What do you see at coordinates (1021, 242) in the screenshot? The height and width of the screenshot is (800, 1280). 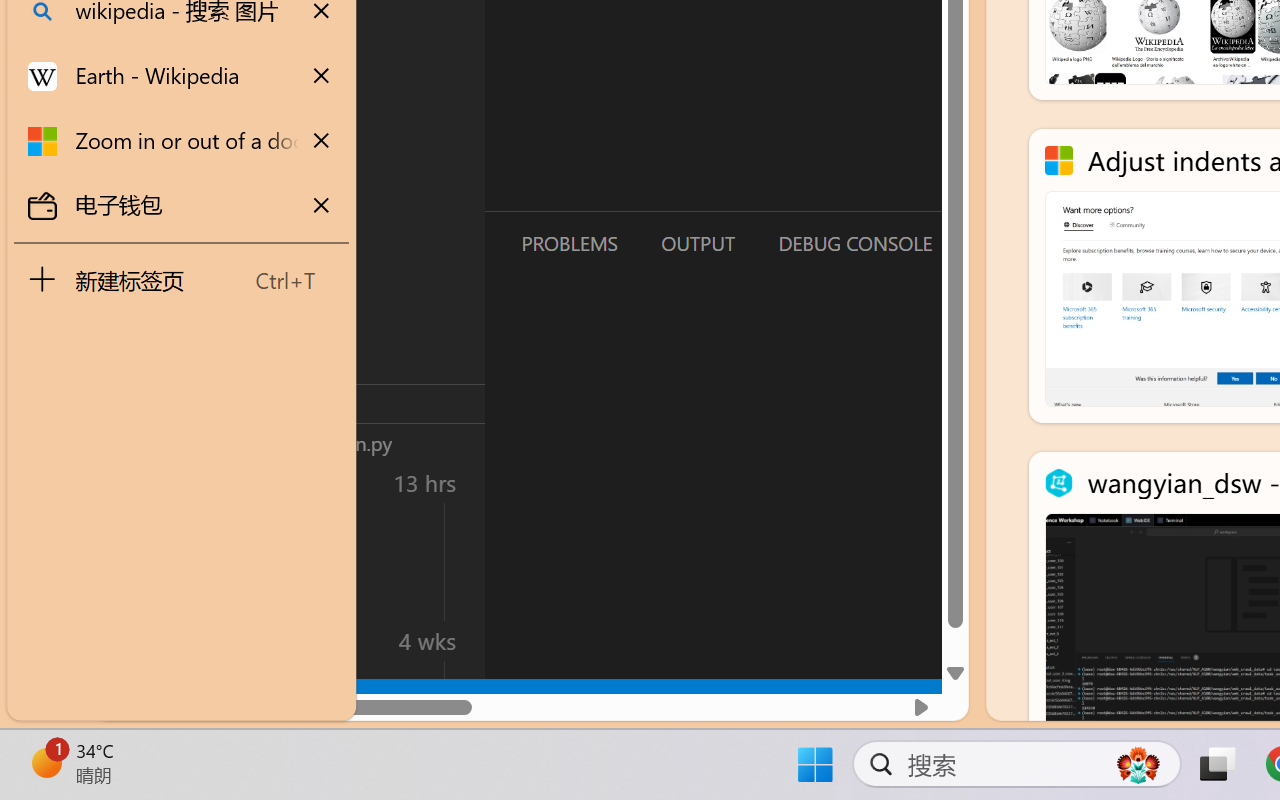 I see `'Terminal (Ctrl+`)'` at bounding box center [1021, 242].